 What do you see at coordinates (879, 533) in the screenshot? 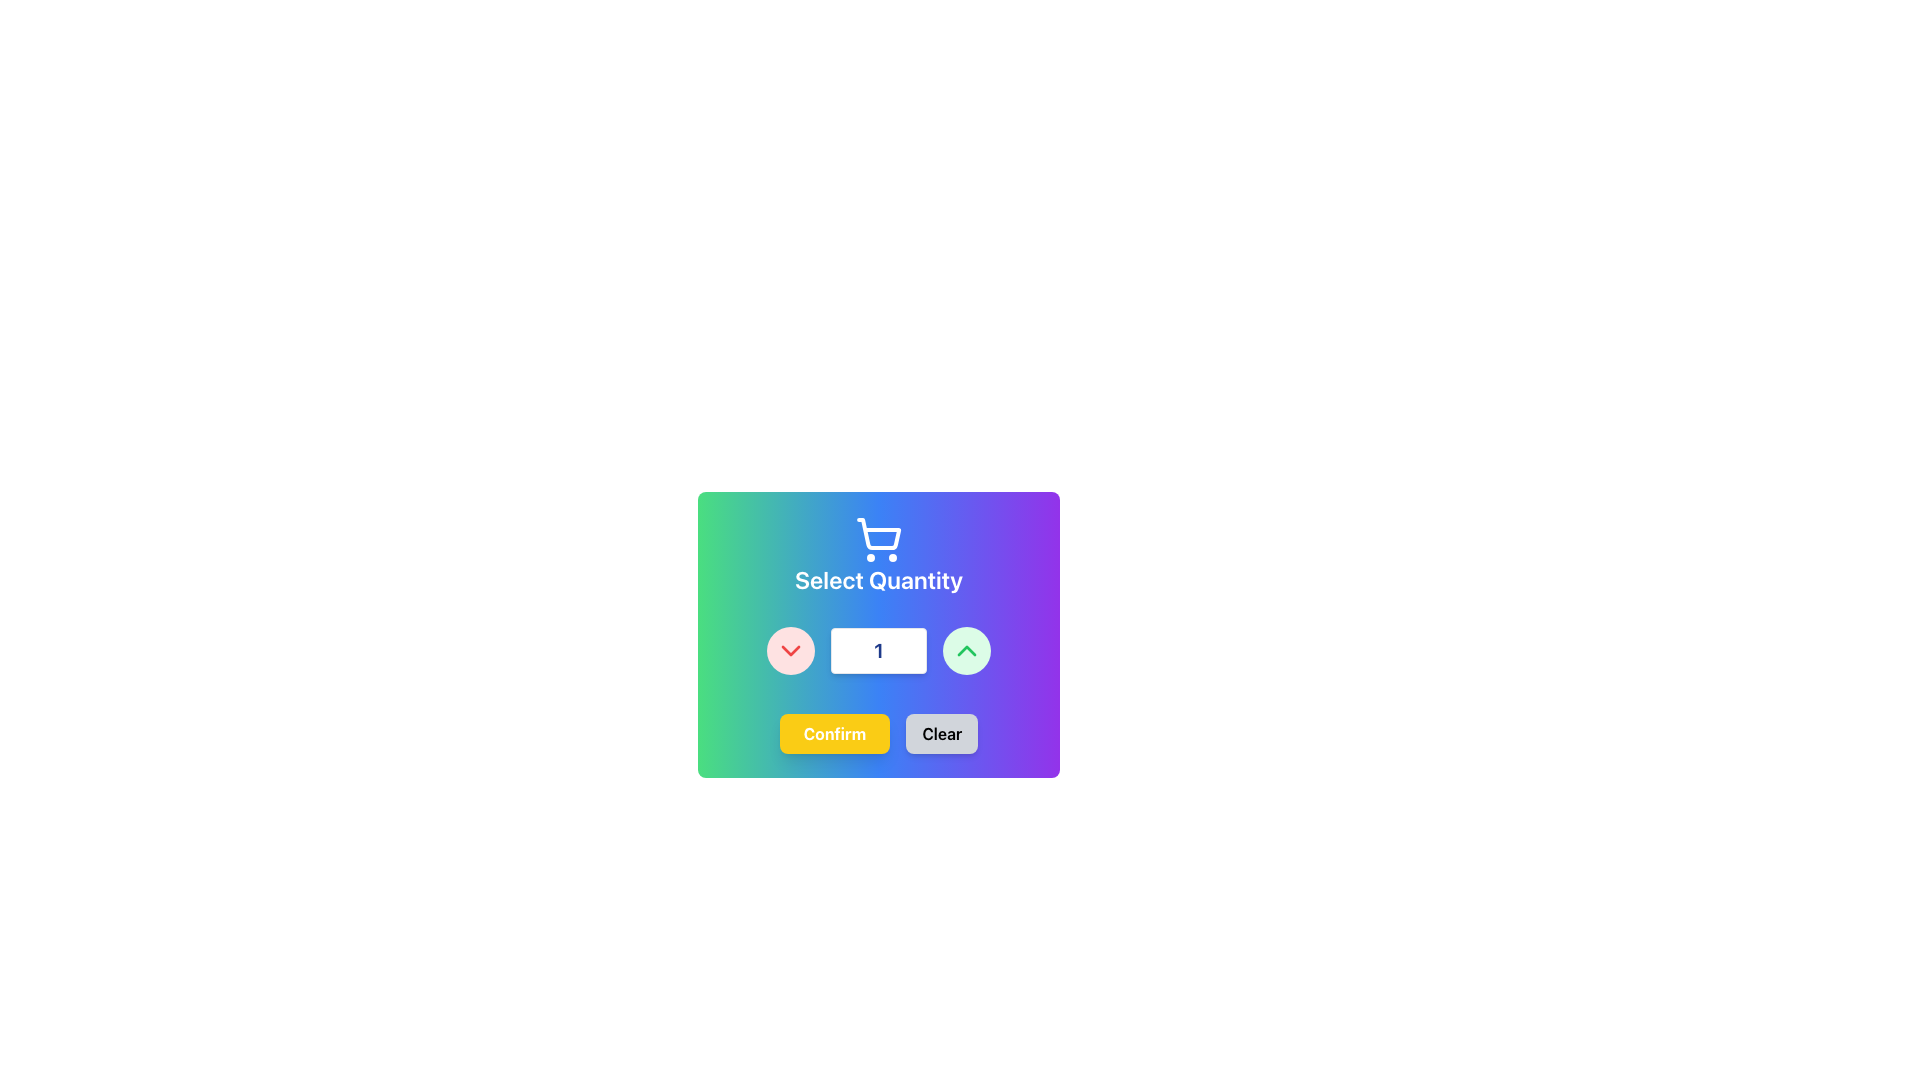
I see `the shopping cart icon, which is stylized with a box structure and a handle, located centrally above the 'Select Quantity' text in the dialog box` at bounding box center [879, 533].